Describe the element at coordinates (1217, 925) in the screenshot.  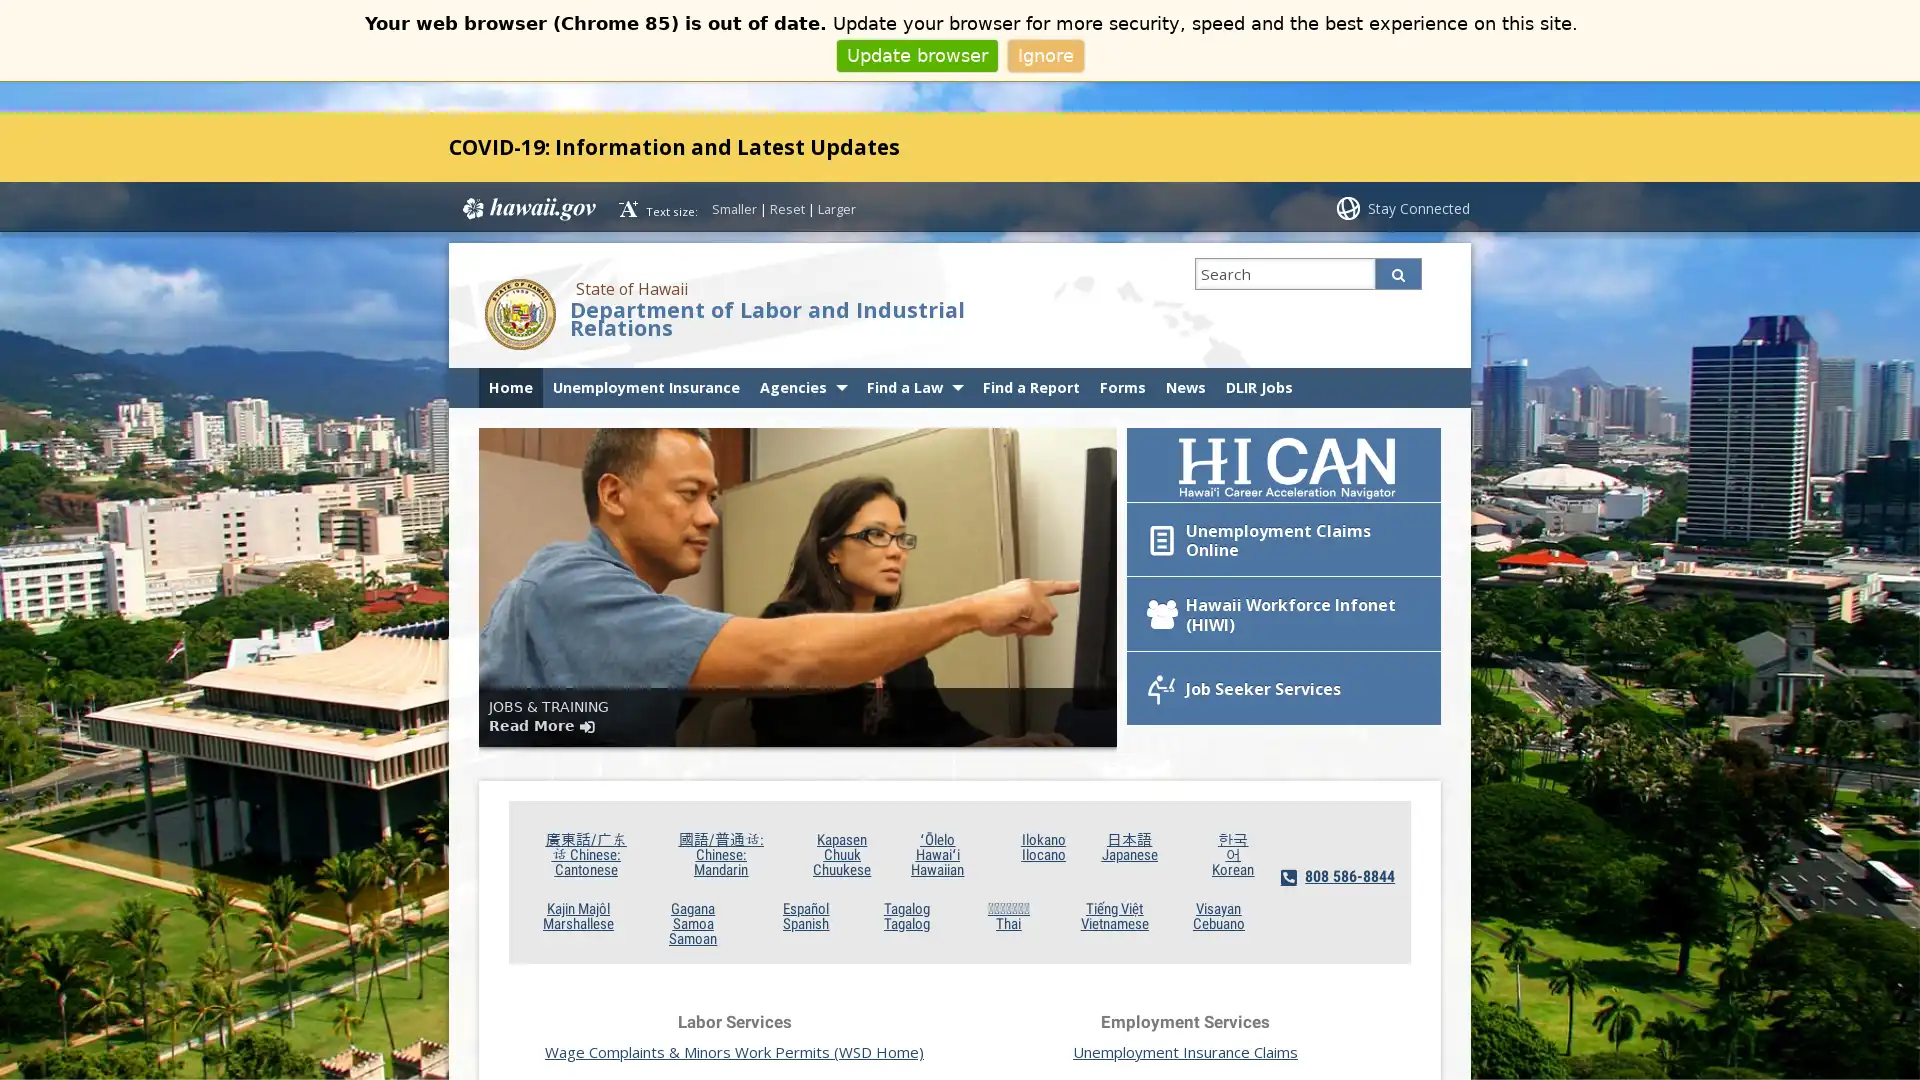
I see `Visayan Cebuano` at that location.